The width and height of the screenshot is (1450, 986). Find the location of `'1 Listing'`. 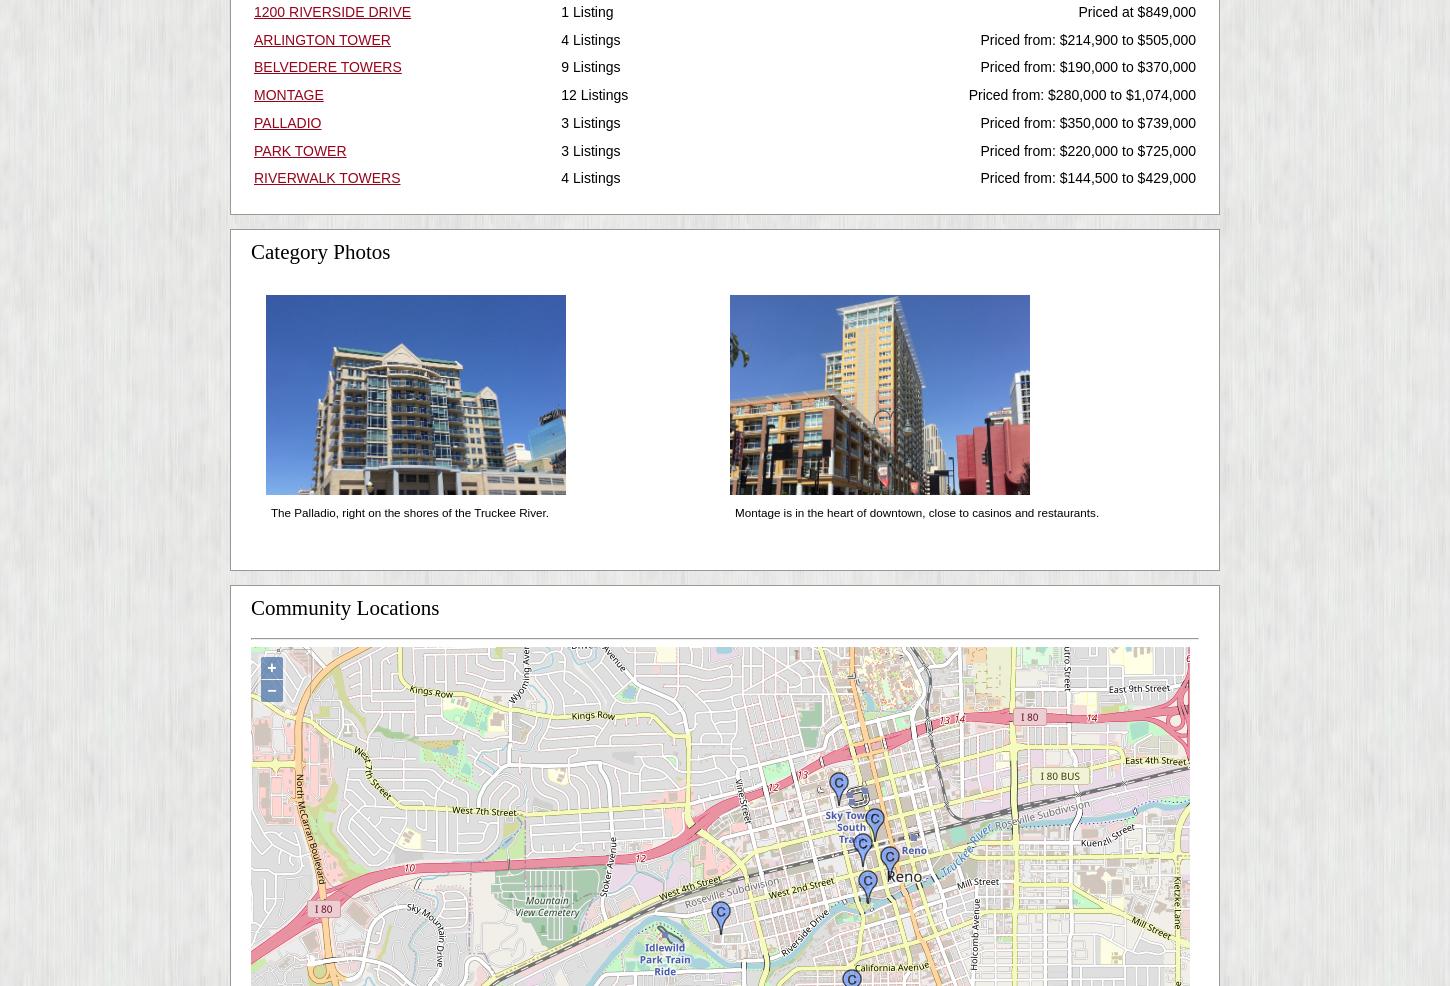

'1 Listing' is located at coordinates (586, 10).